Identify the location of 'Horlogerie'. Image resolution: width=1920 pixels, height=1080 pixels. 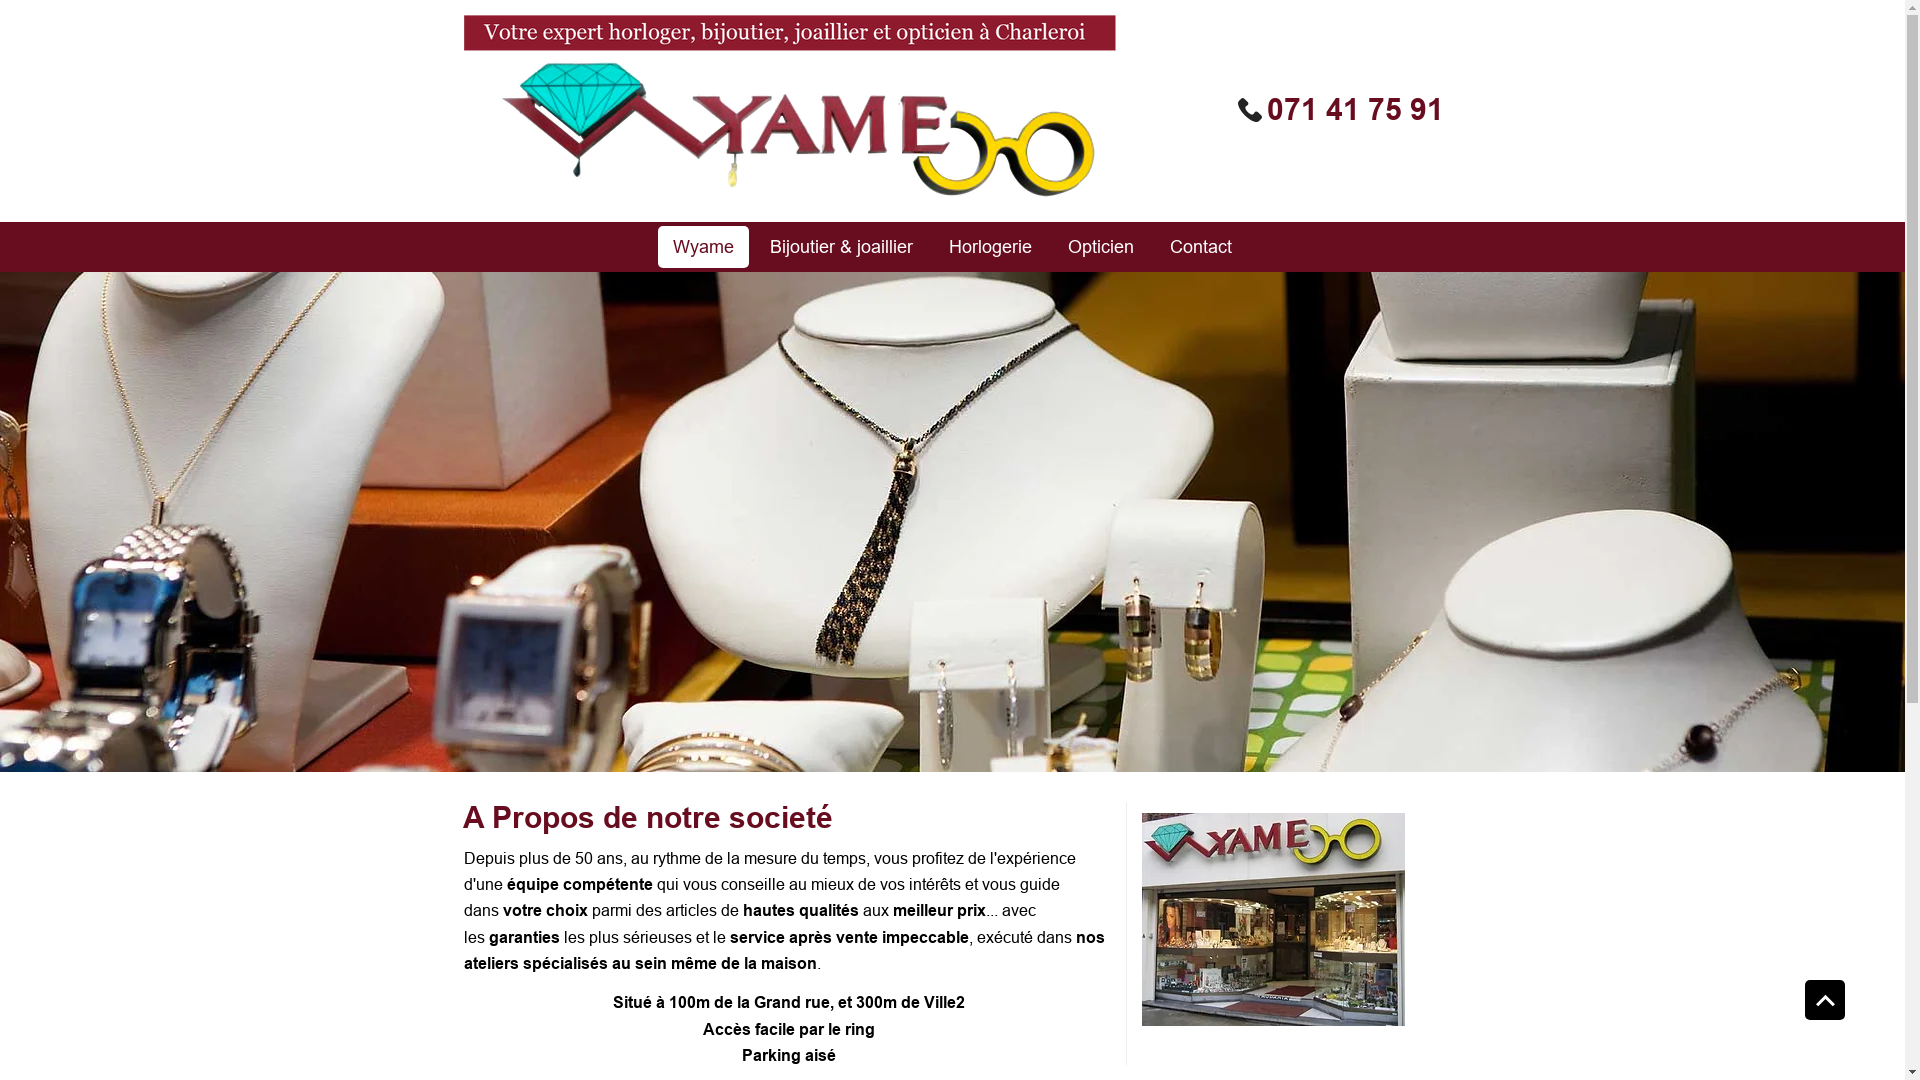
(990, 245).